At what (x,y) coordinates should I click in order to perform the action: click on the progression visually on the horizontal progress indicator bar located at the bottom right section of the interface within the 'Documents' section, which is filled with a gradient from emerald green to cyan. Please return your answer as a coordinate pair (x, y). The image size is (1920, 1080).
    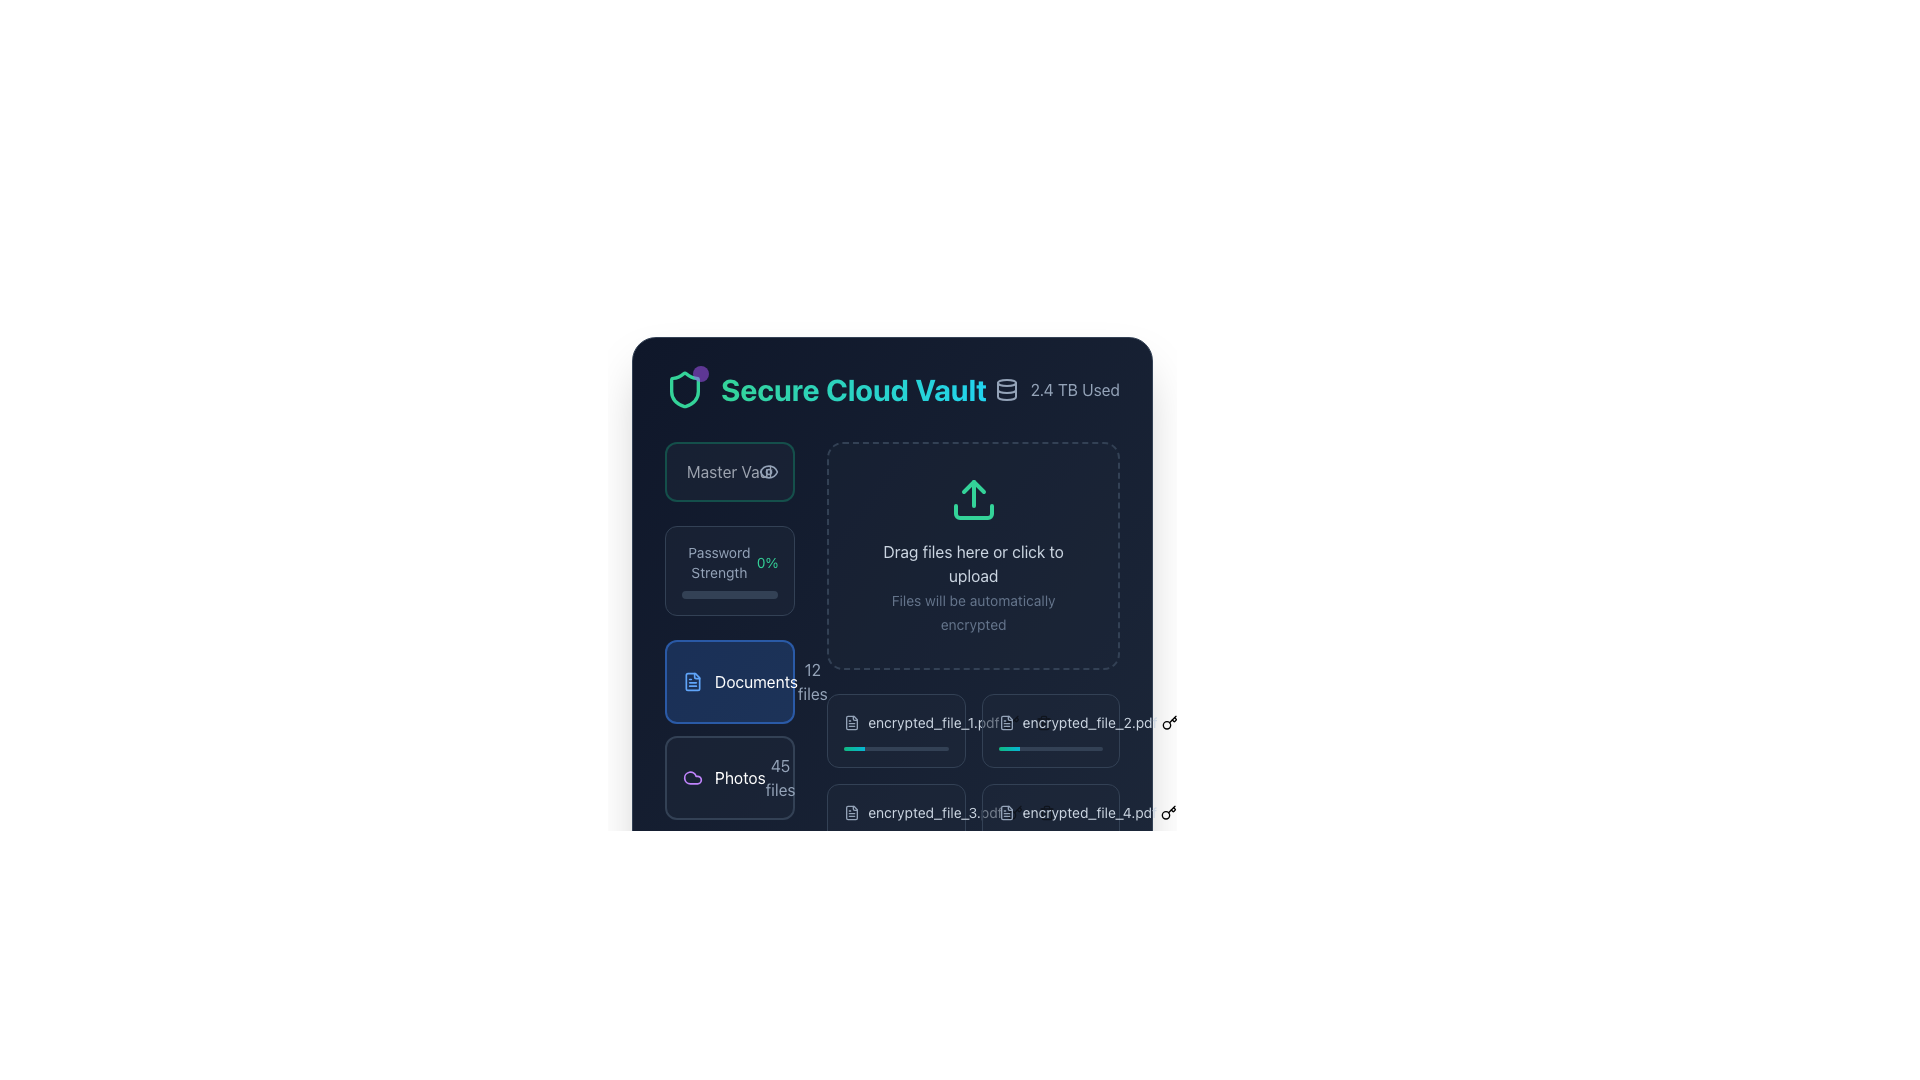
    Looking at the image, I should click on (885, 748).